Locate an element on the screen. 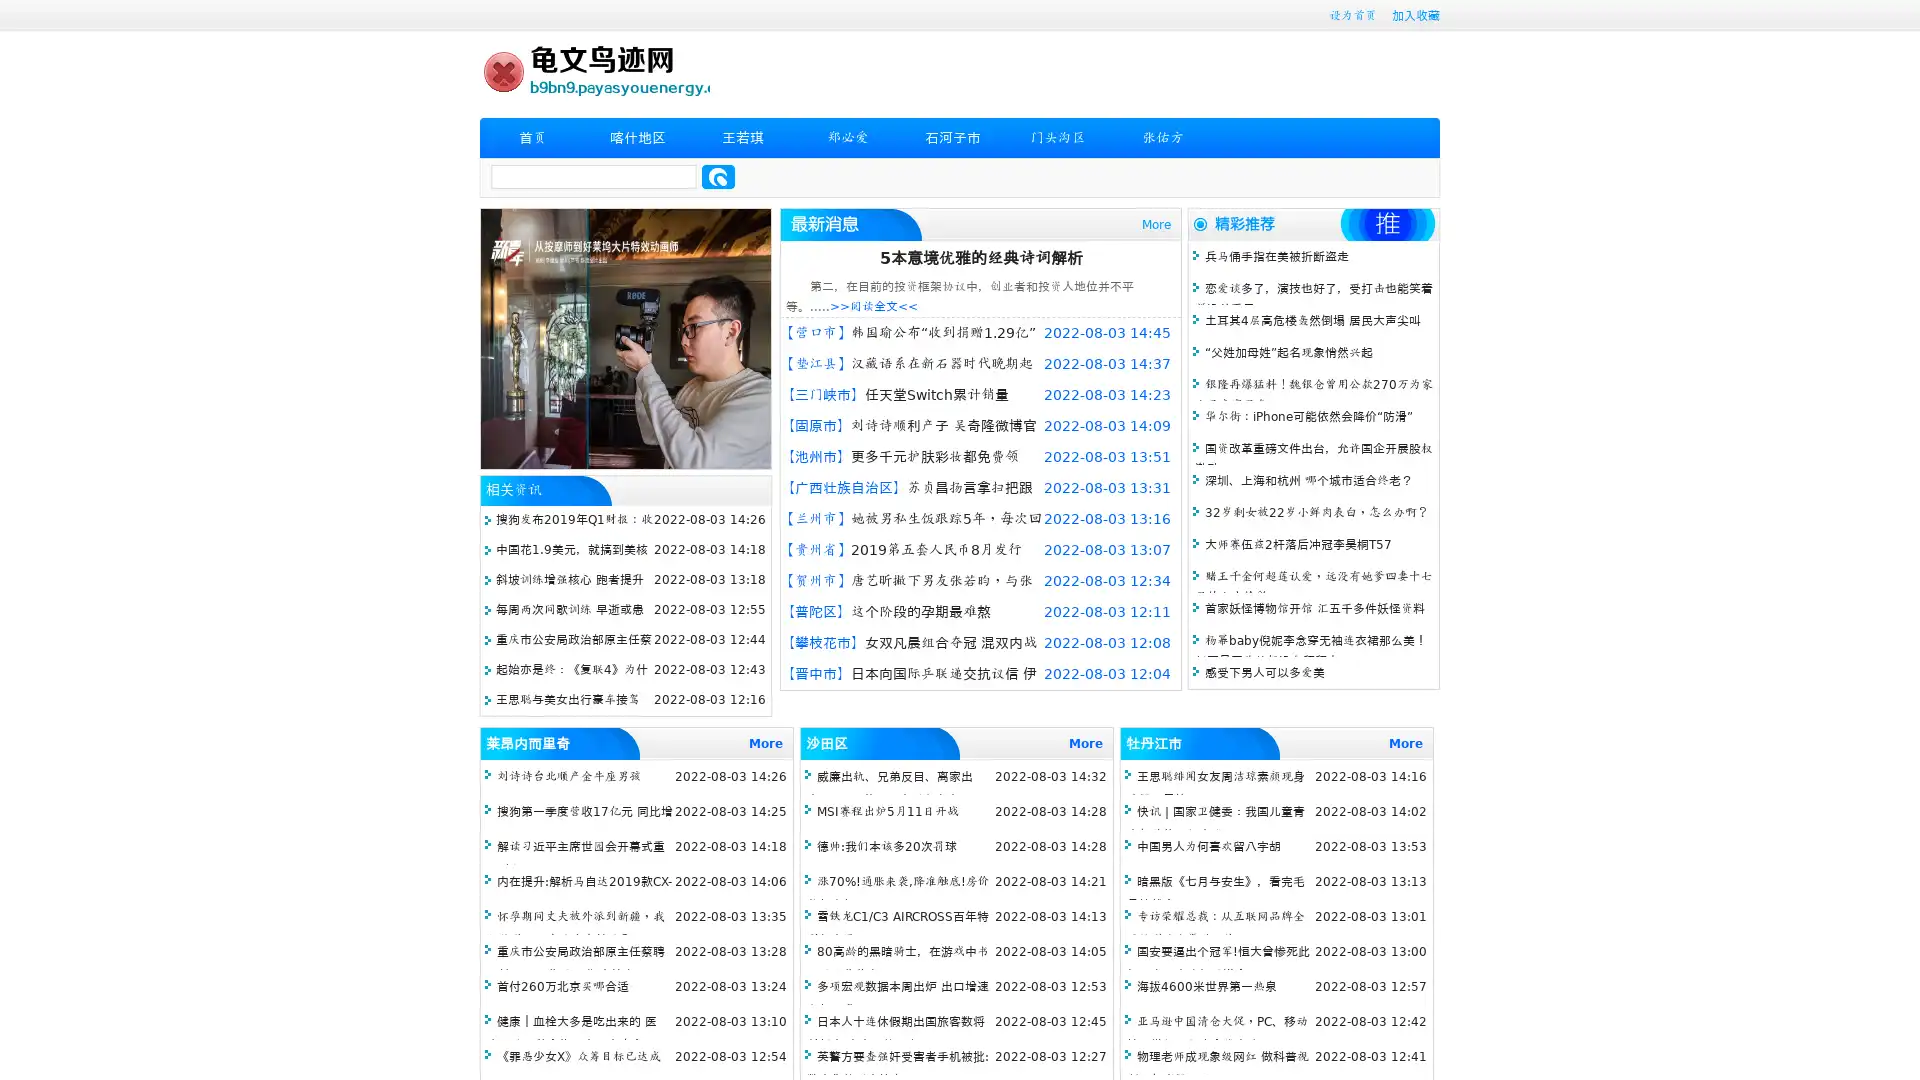 This screenshot has height=1080, width=1920. Search is located at coordinates (718, 176).